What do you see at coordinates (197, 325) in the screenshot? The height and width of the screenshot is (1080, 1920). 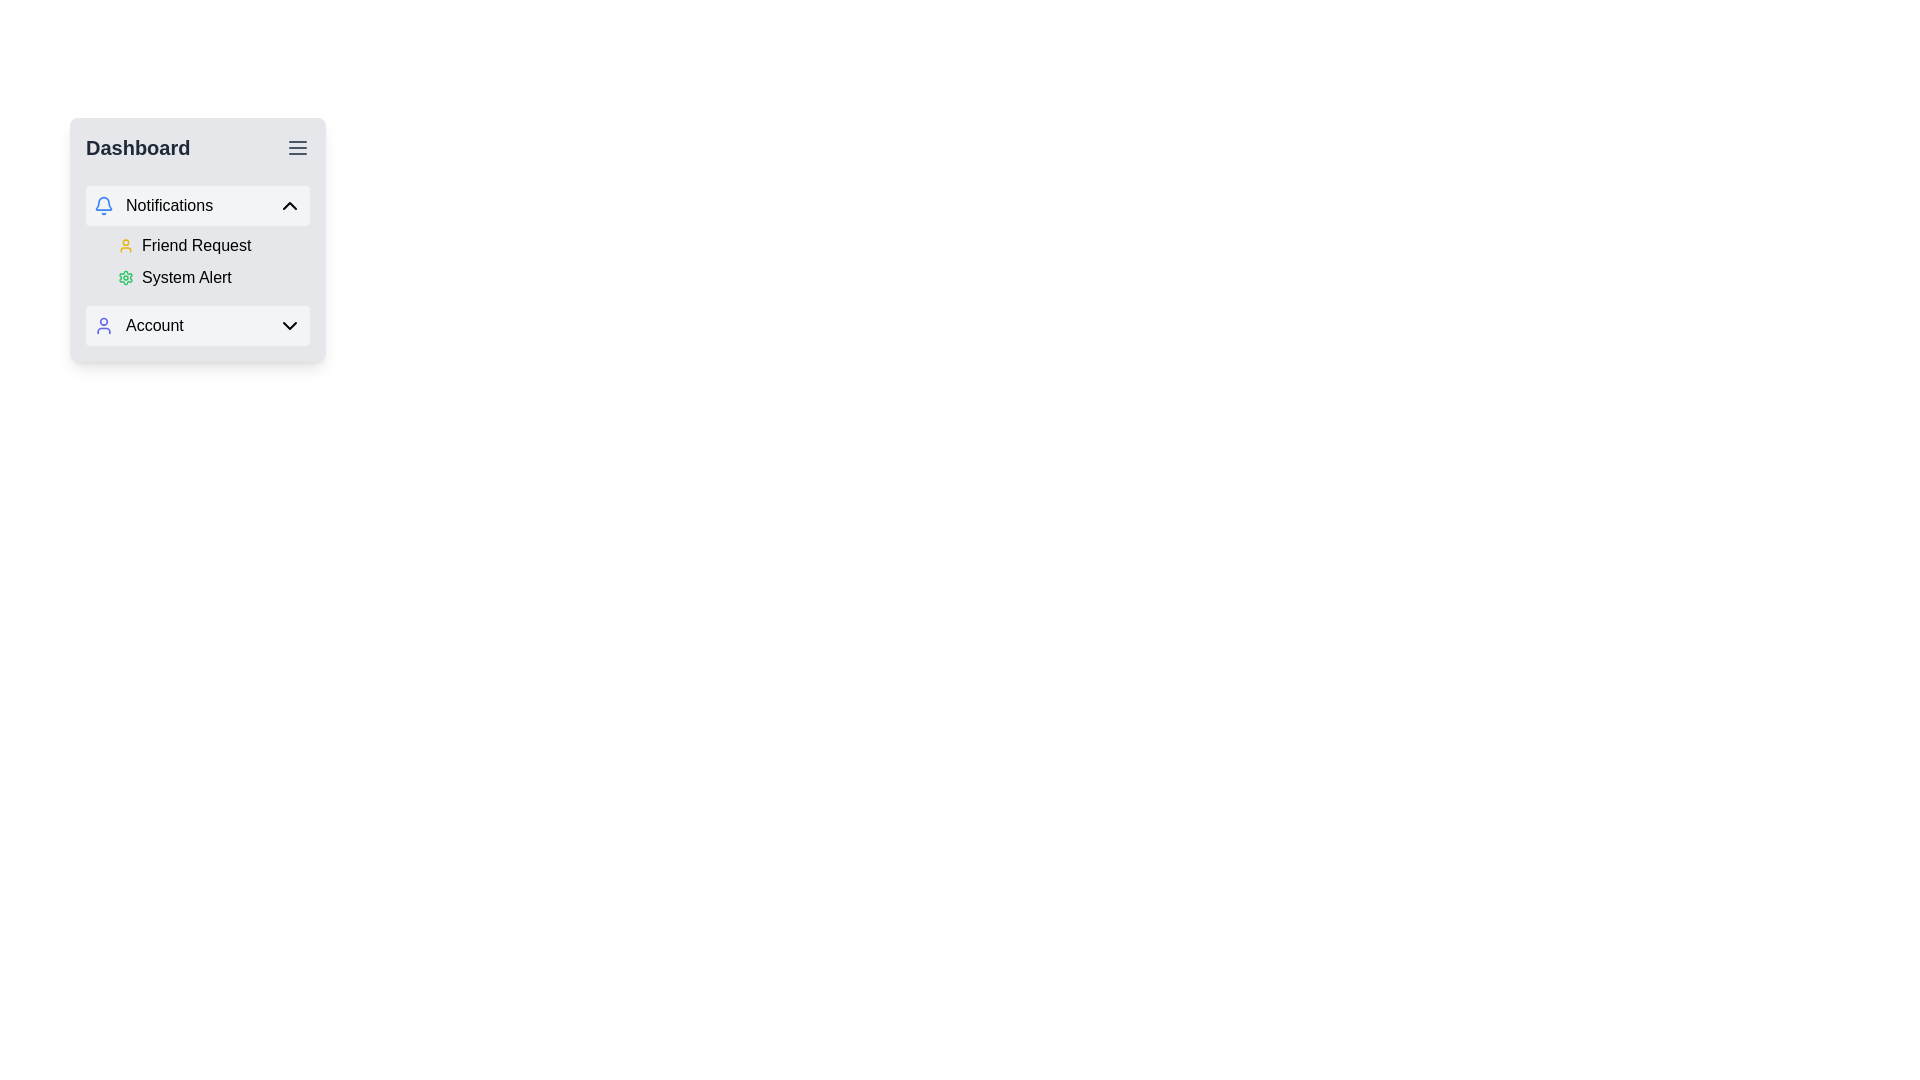 I see `the button for account-related options` at bounding box center [197, 325].